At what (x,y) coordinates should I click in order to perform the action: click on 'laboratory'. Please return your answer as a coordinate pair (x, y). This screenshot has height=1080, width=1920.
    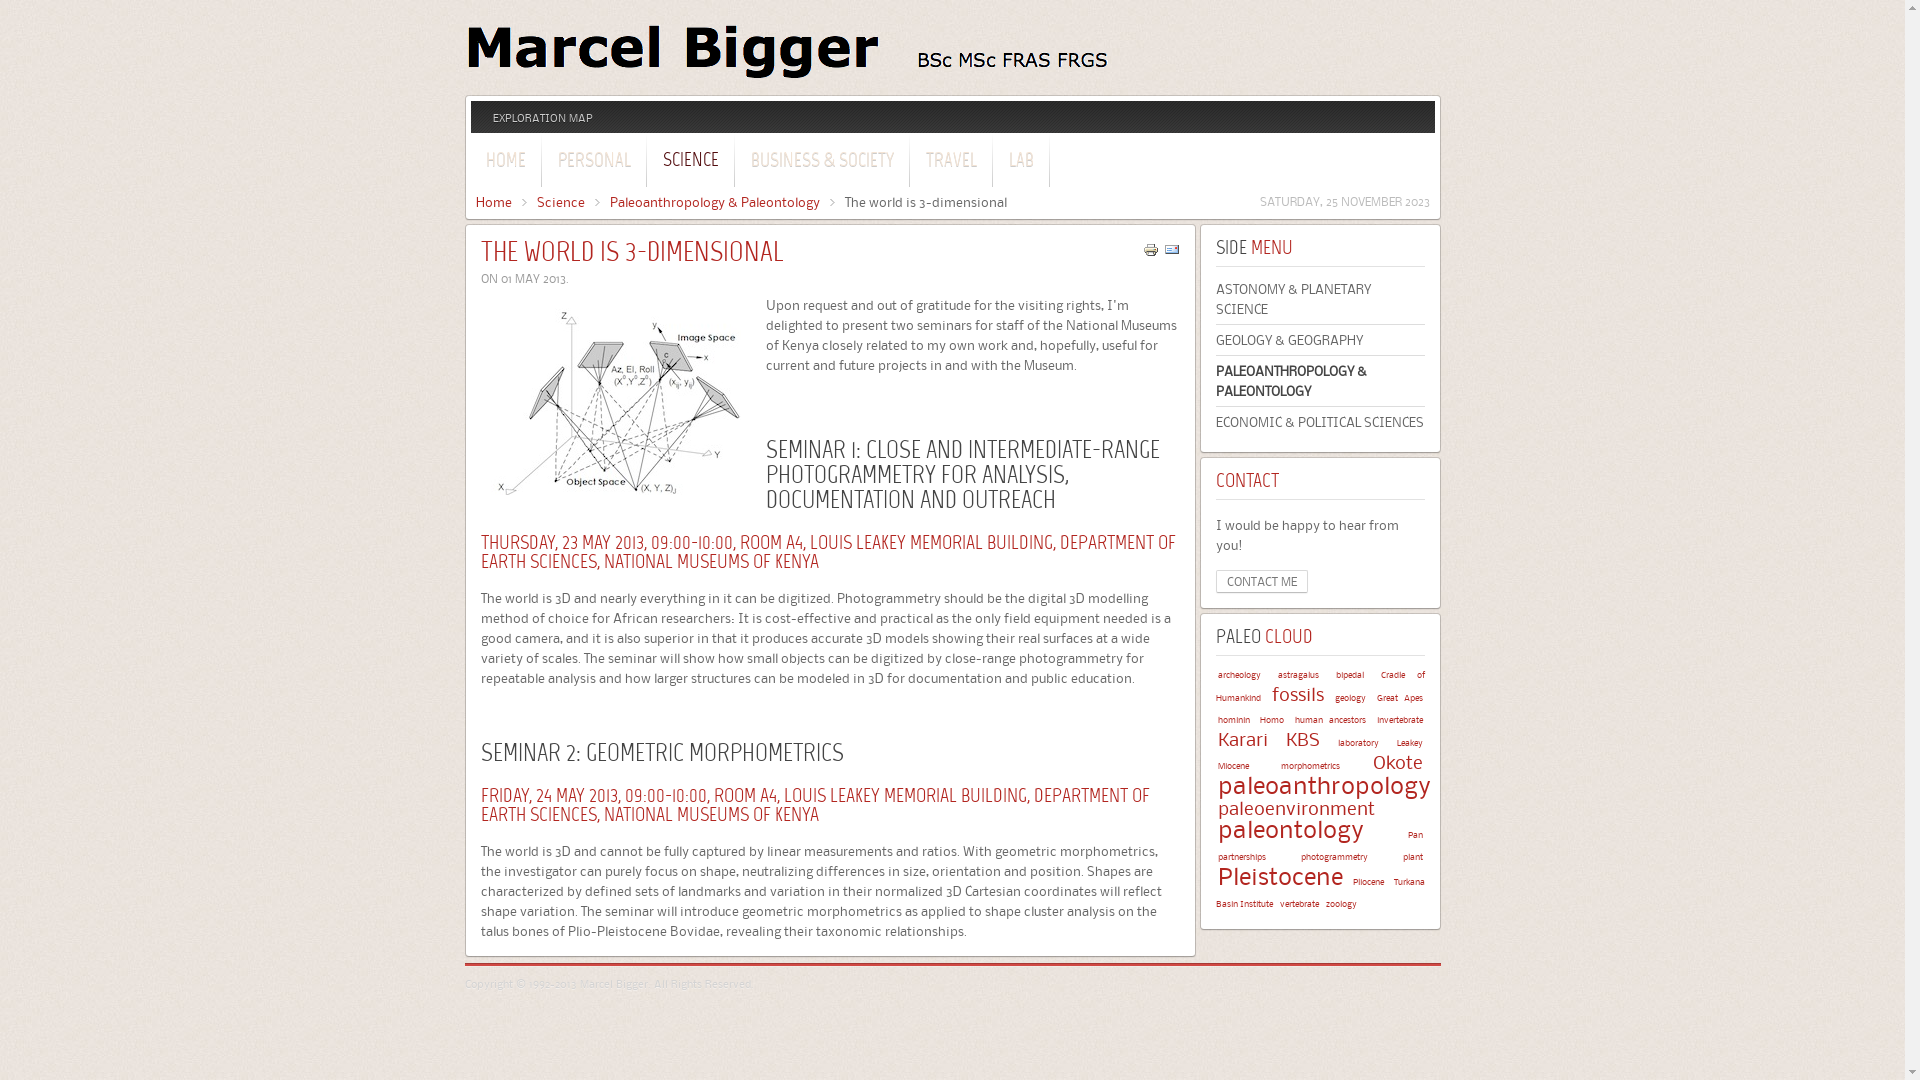
    Looking at the image, I should click on (1358, 742).